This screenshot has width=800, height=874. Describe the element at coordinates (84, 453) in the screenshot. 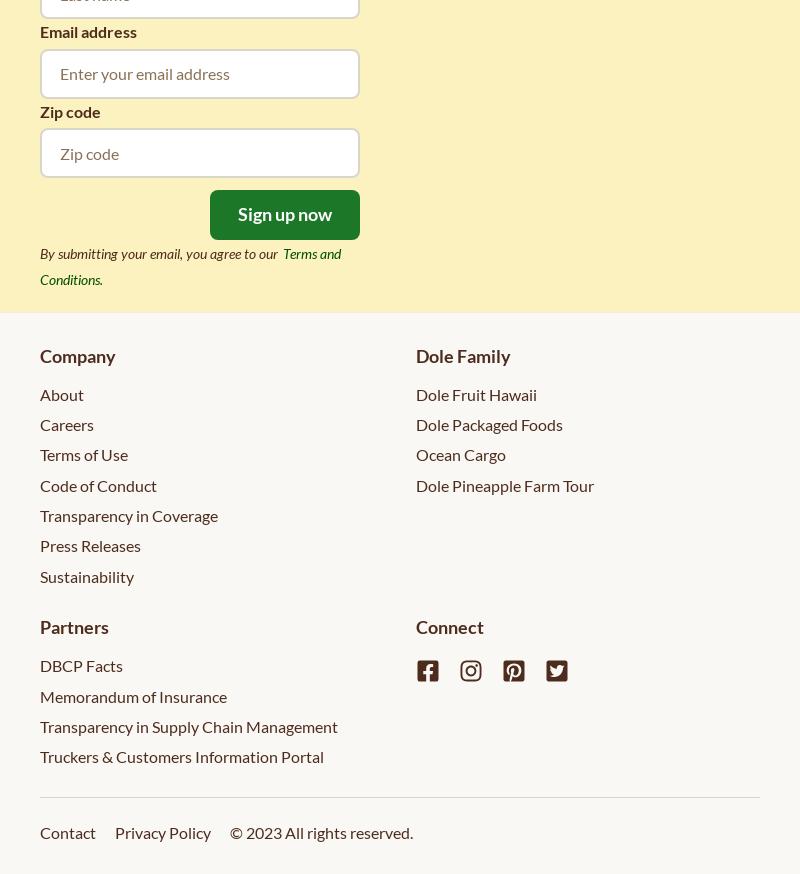

I see `'Terms of Use'` at that location.